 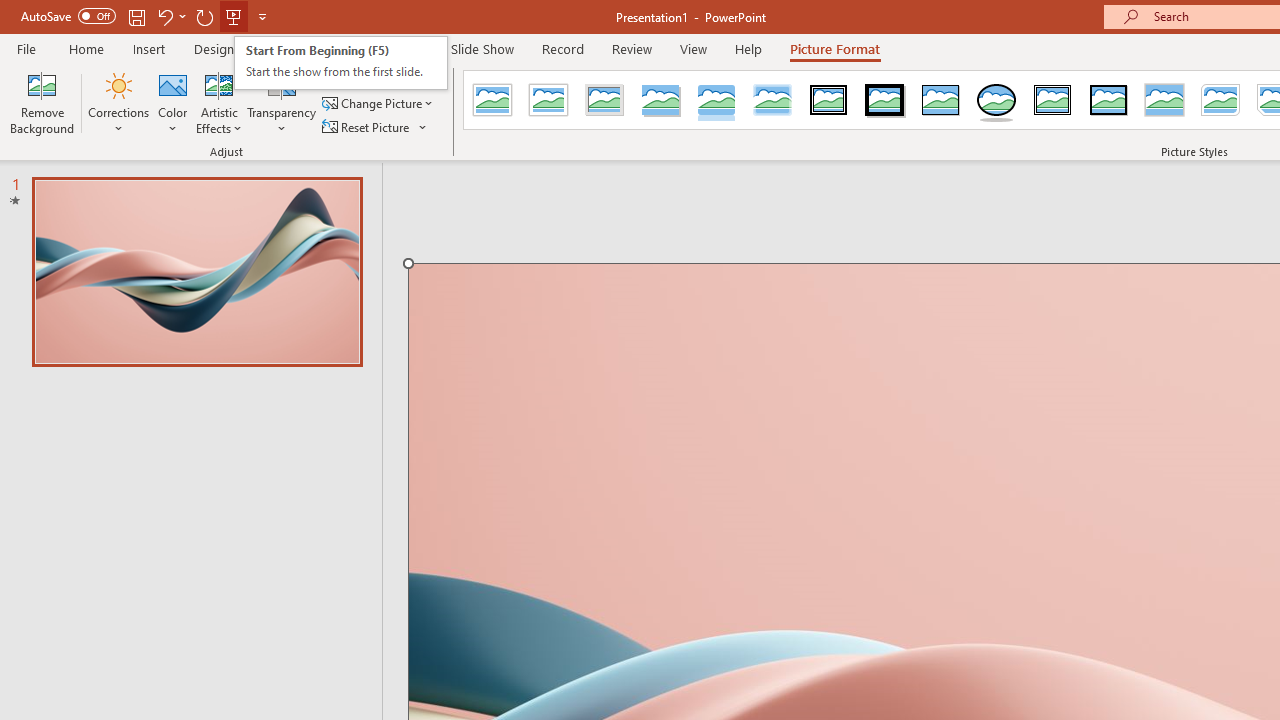 What do you see at coordinates (481, 48) in the screenshot?
I see `'Slide Show'` at bounding box center [481, 48].